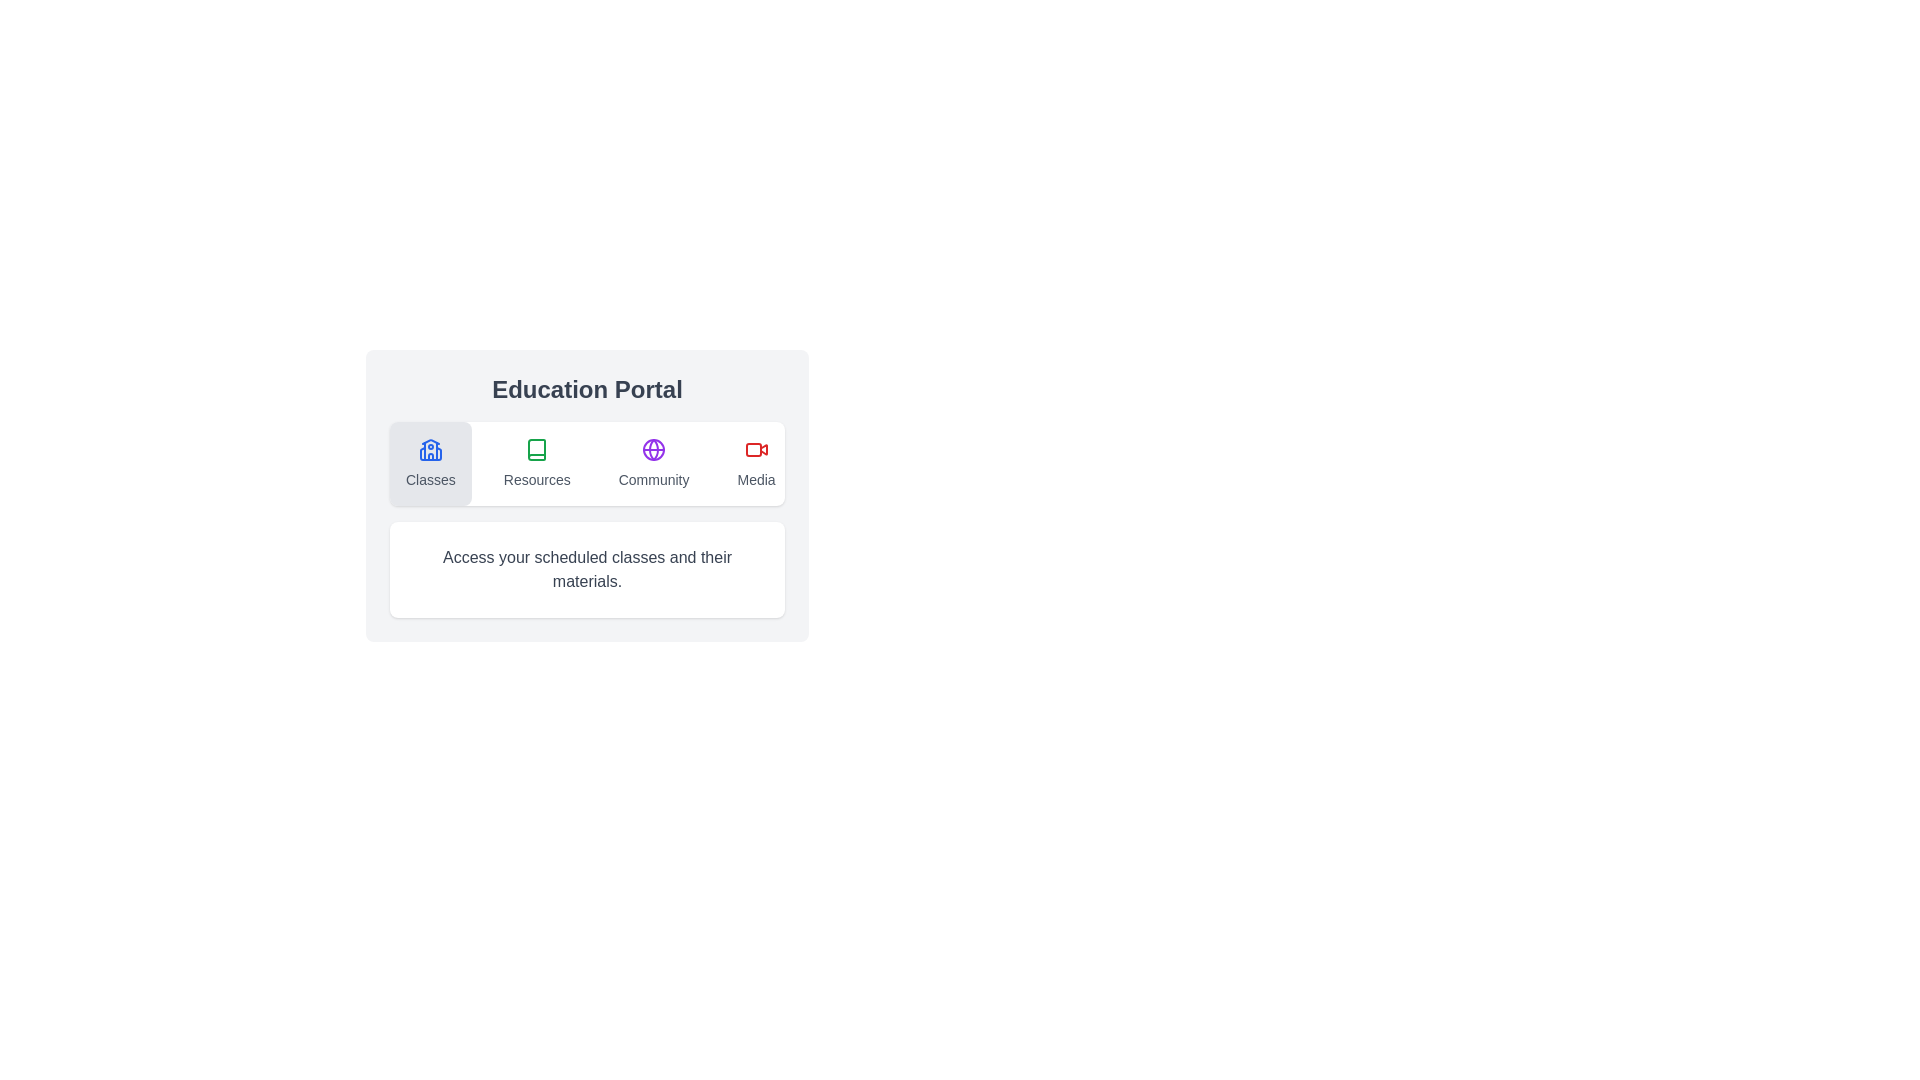  Describe the element at coordinates (586, 570) in the screenshot. I see `the active tab to read its content` at that location.